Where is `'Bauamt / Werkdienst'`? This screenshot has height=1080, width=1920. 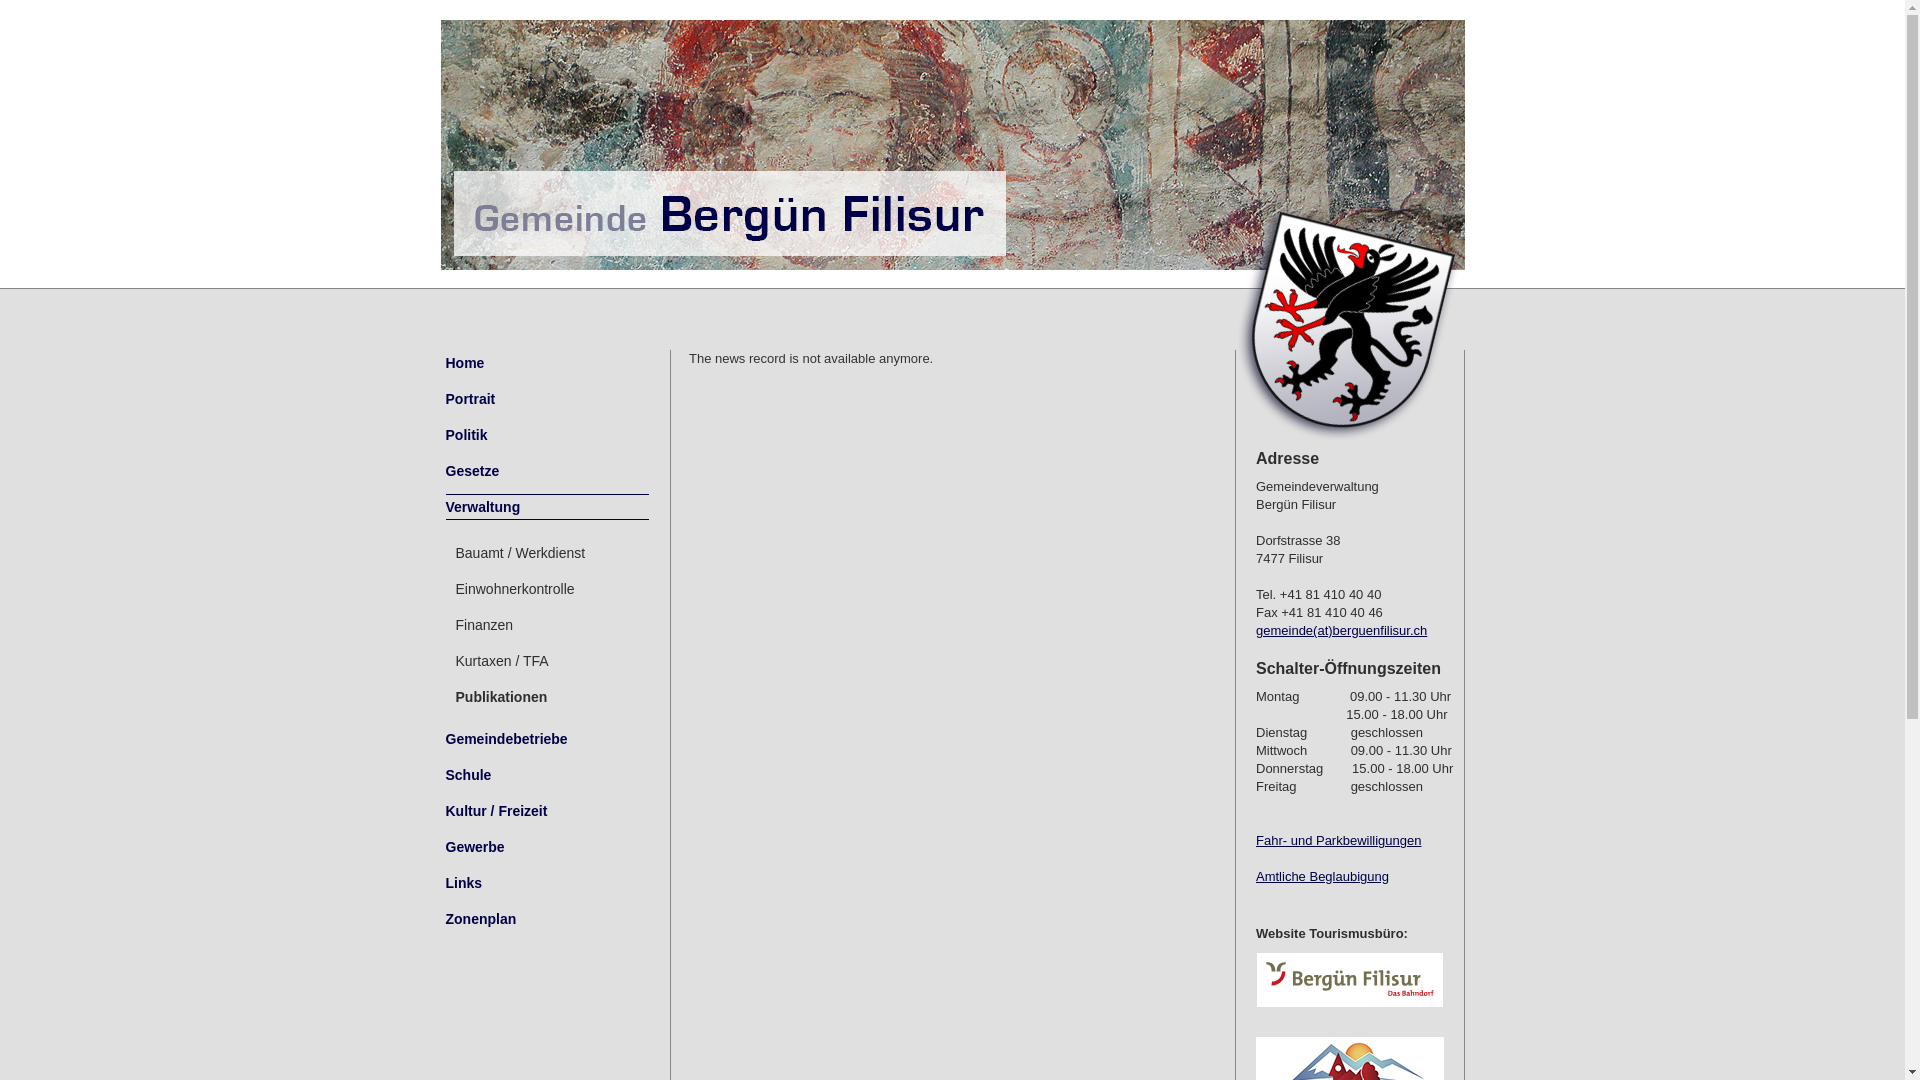 'Bauamt / Werkdienst' is located at coordinates (547, 552).